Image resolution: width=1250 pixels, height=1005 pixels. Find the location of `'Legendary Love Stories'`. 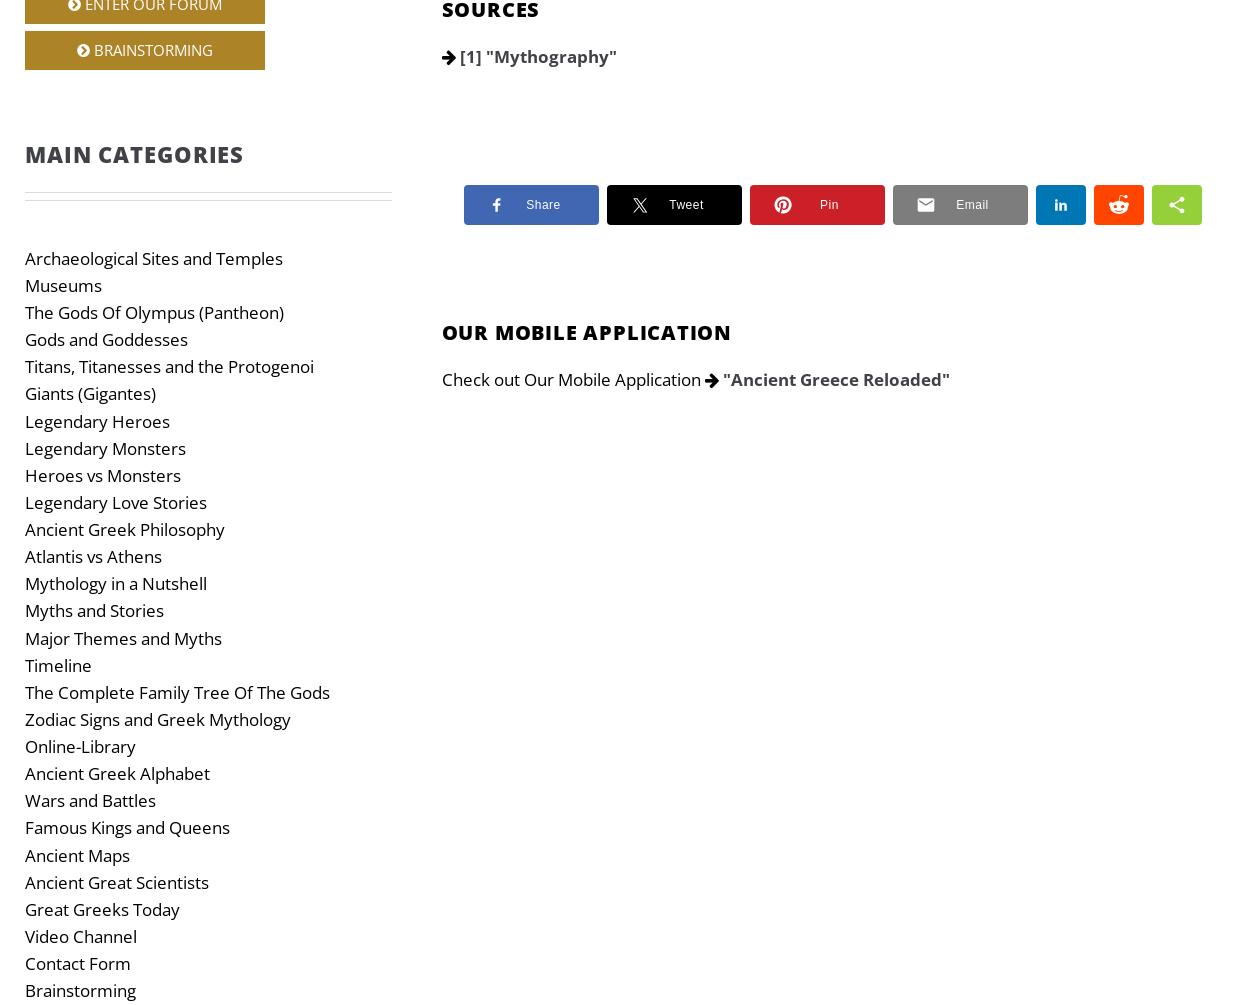

'Legendary Love Stories' is located at coordinates (25, 501).